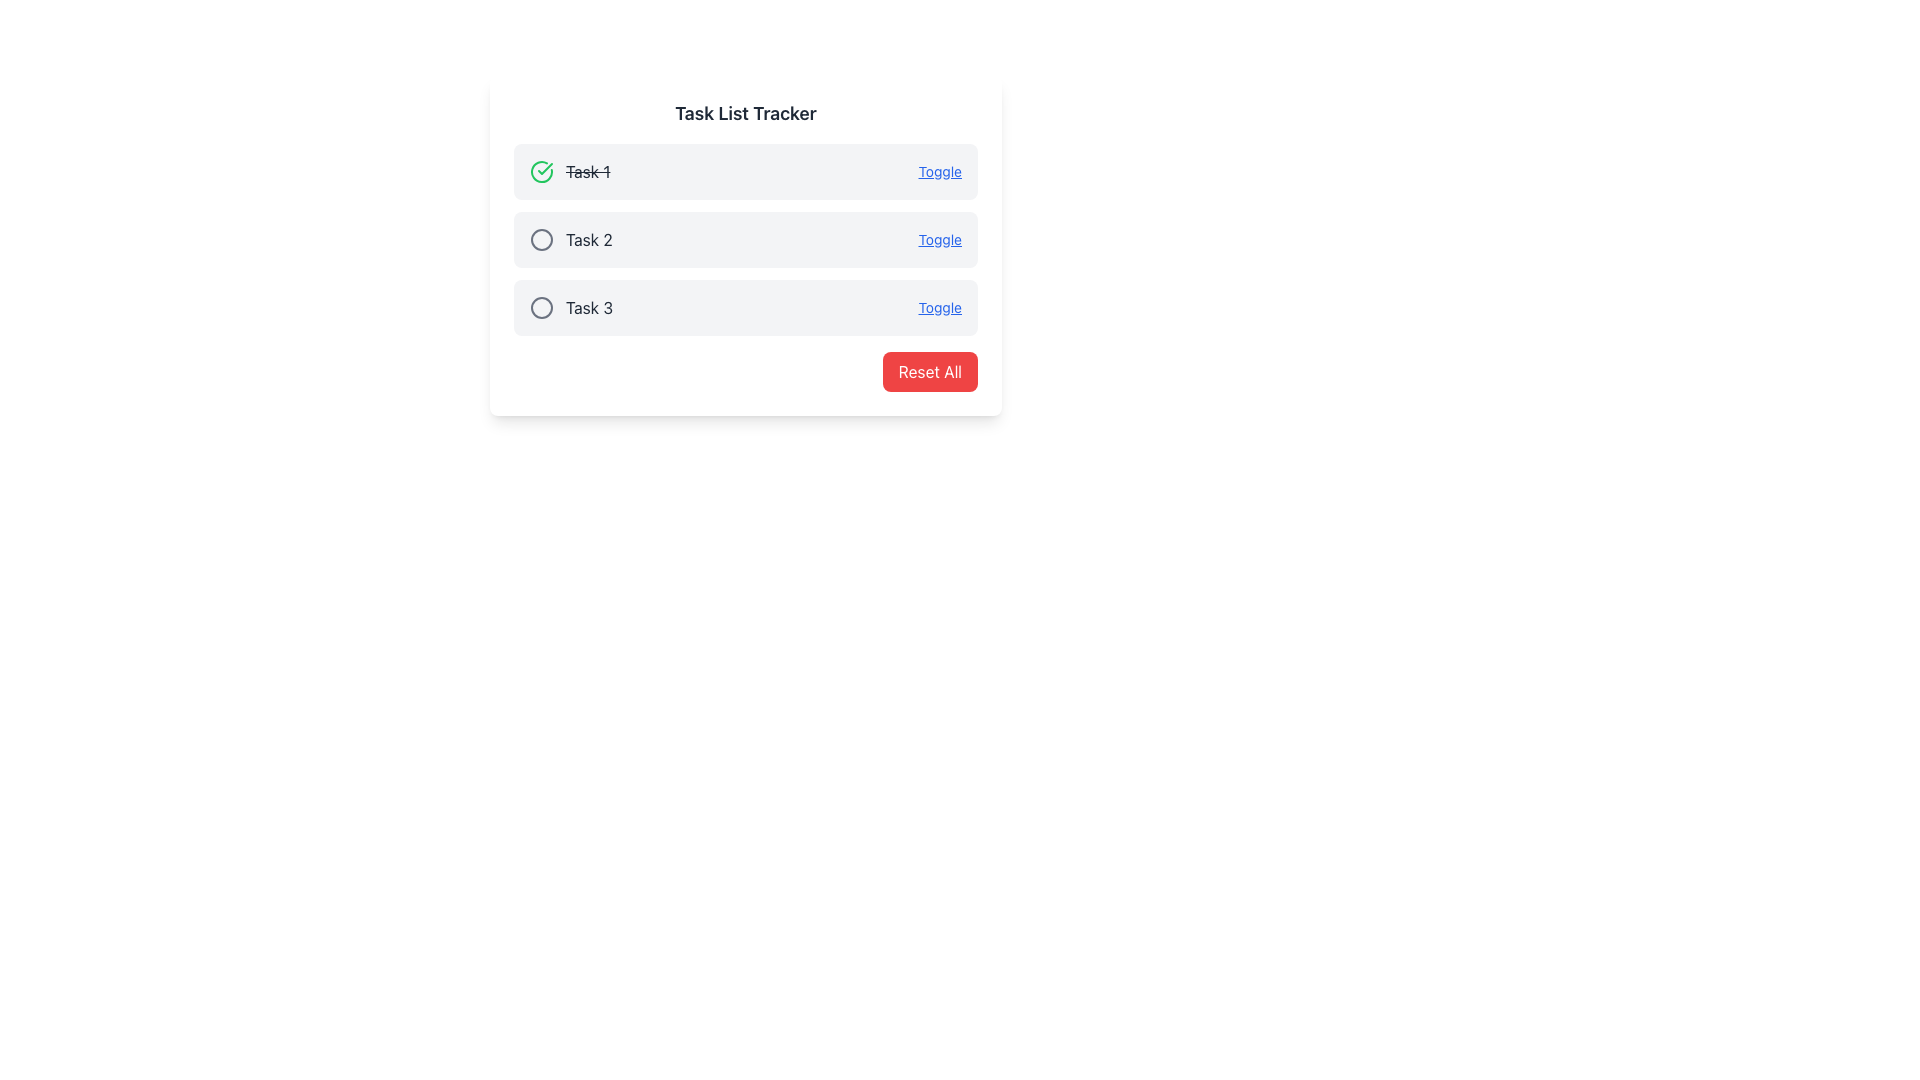  I want to click on the SVG Circle indicating the status of 'Task 3' in the task tracker interface, located in the third row, left-aligned with the task text, so click(542, 308).